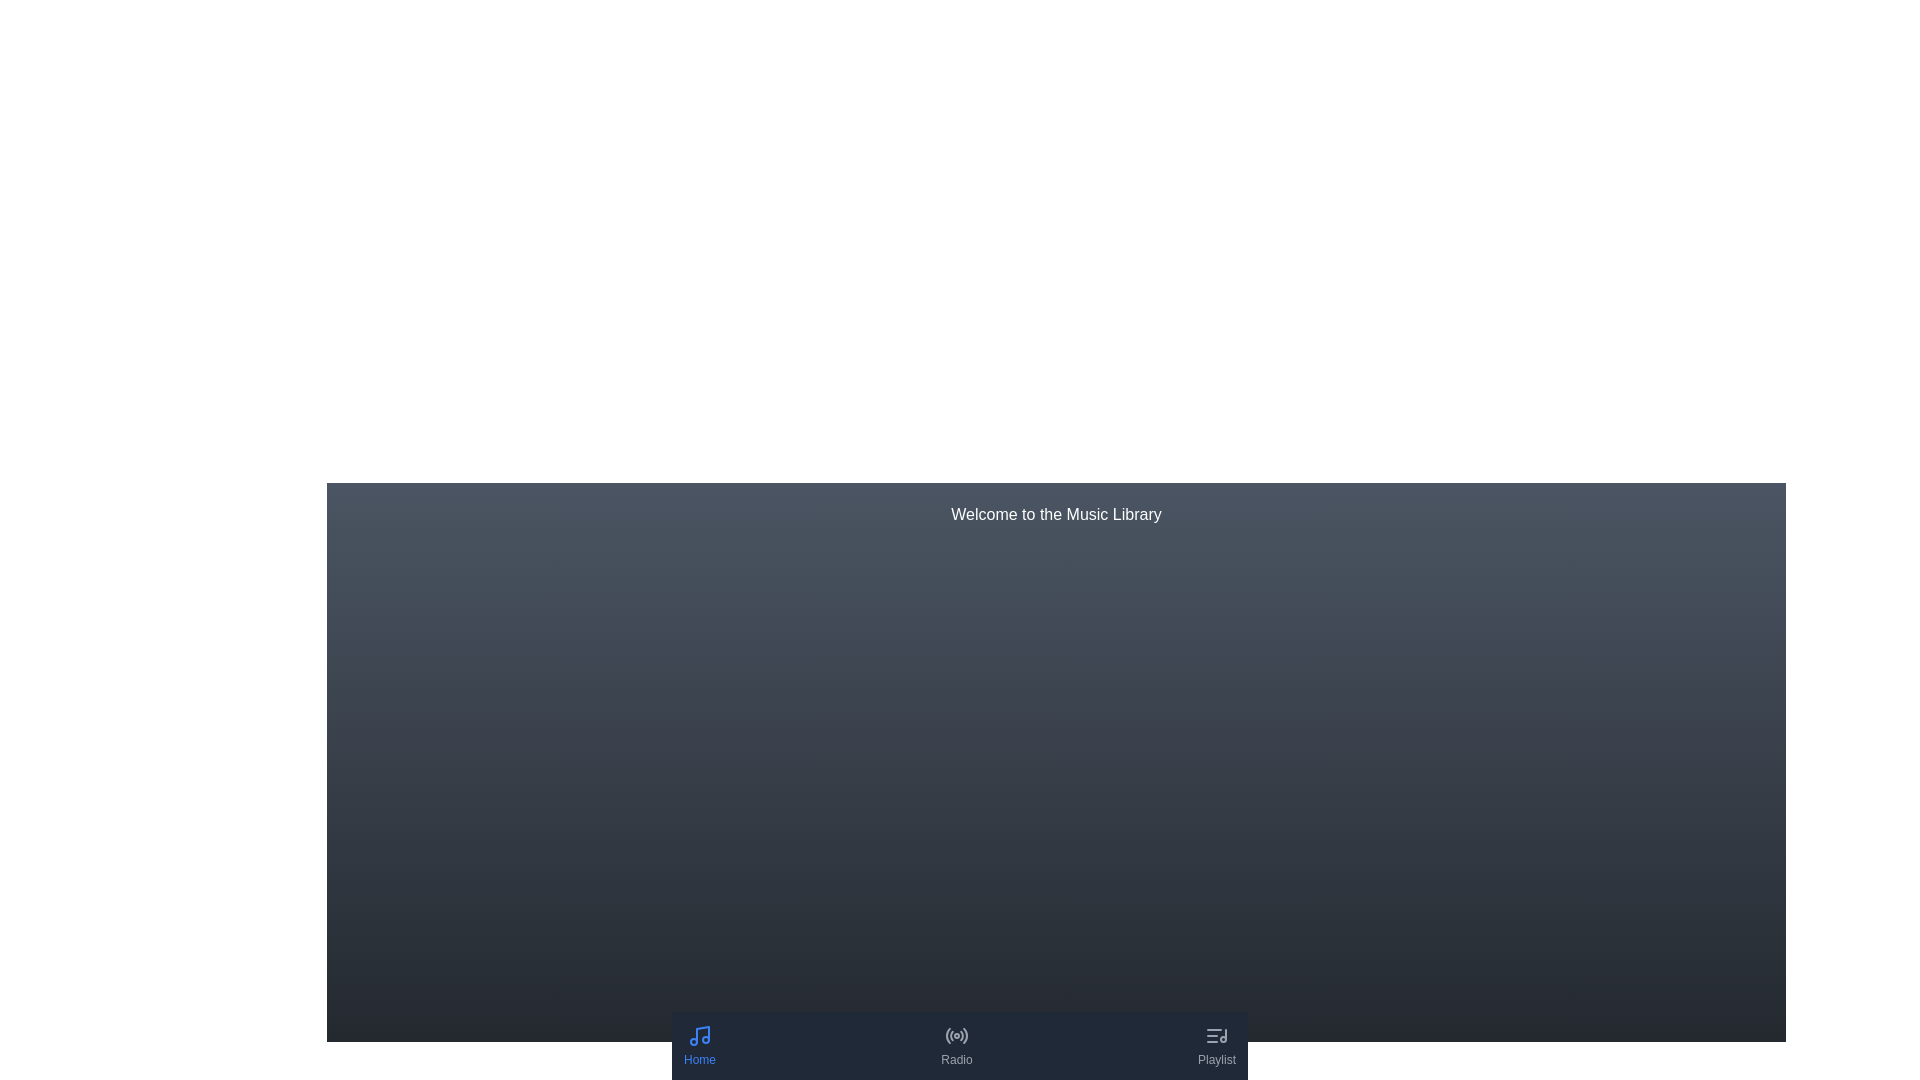  Describe the element at coordinates (955, 1059) in the screenshot. I see `the text label displaying 'Radio', which is styled in light gray on a darker background and located at the bottom center of the navigation bar` at that location.